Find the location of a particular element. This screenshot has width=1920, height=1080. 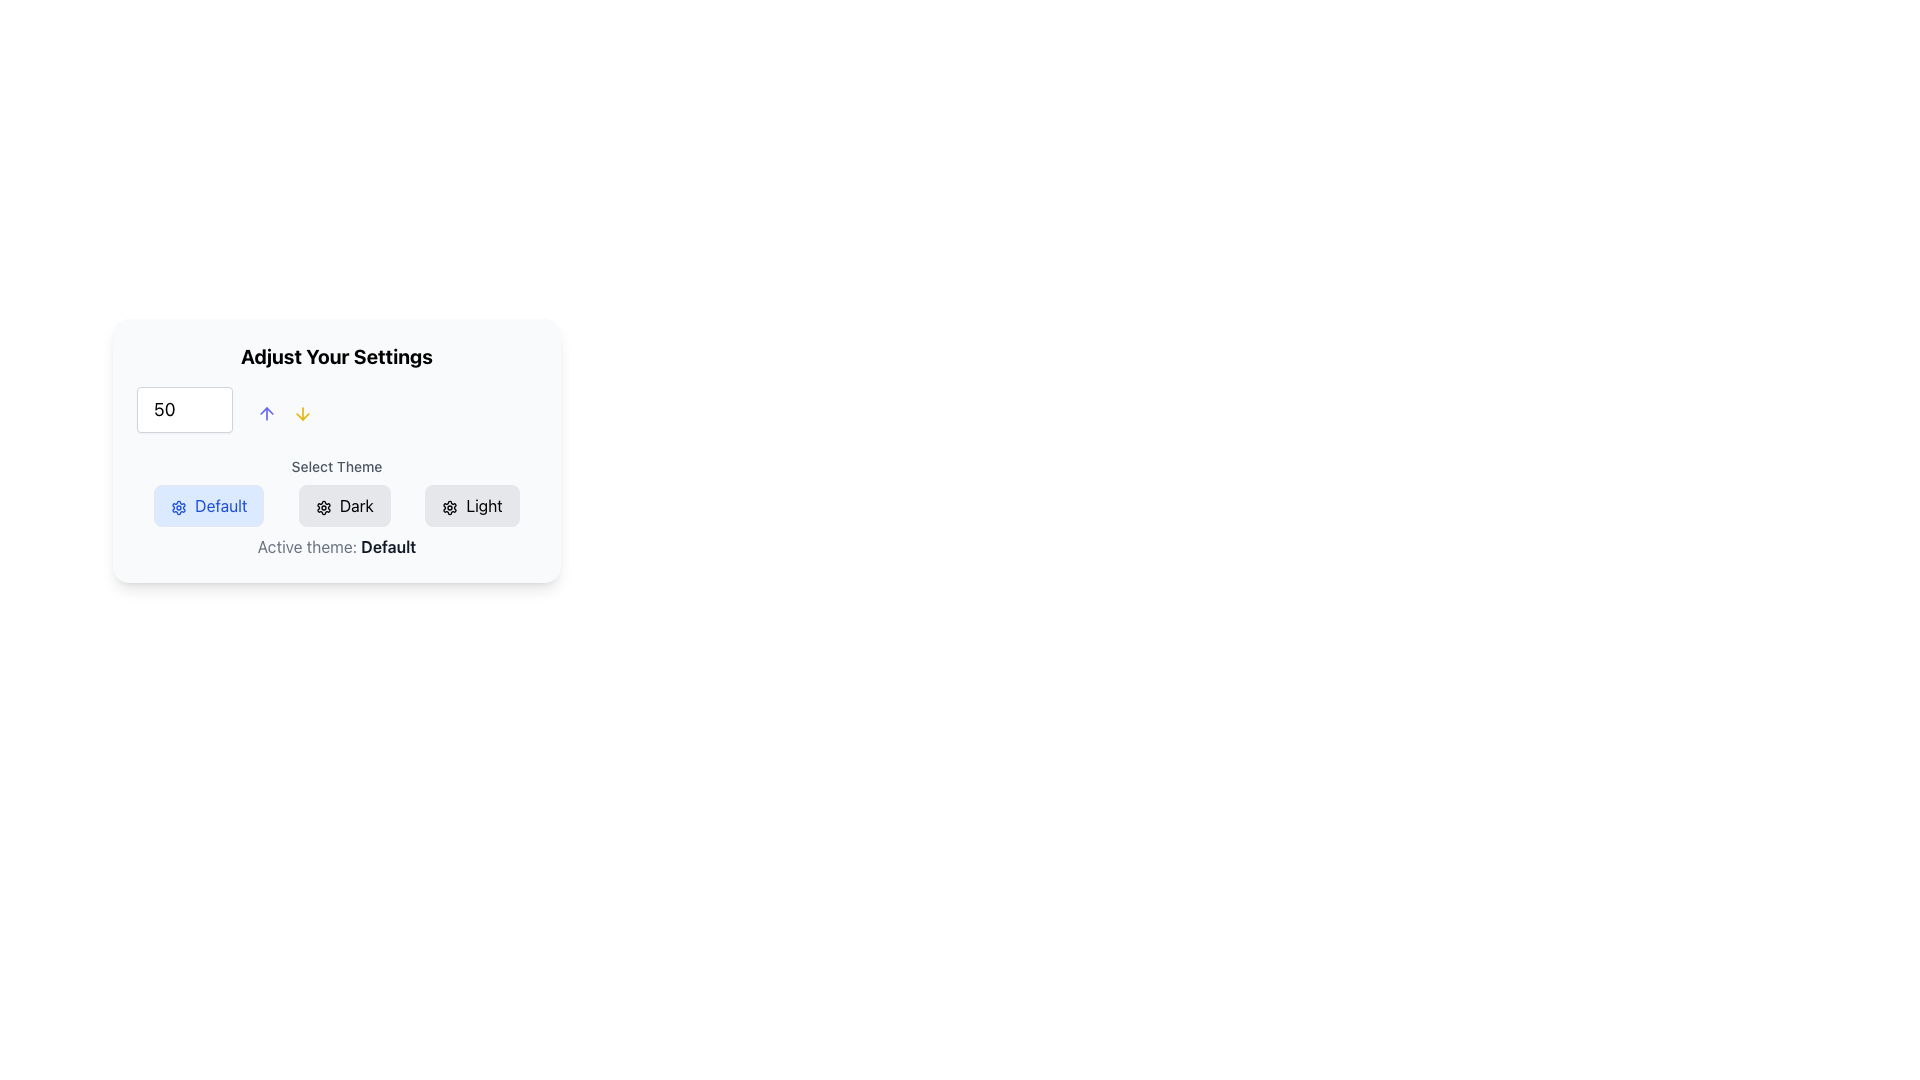

the Icon Button with a downward arrow located next to the numerical input box displaying '50' in the settings panel is located at coordinates (301, 412).